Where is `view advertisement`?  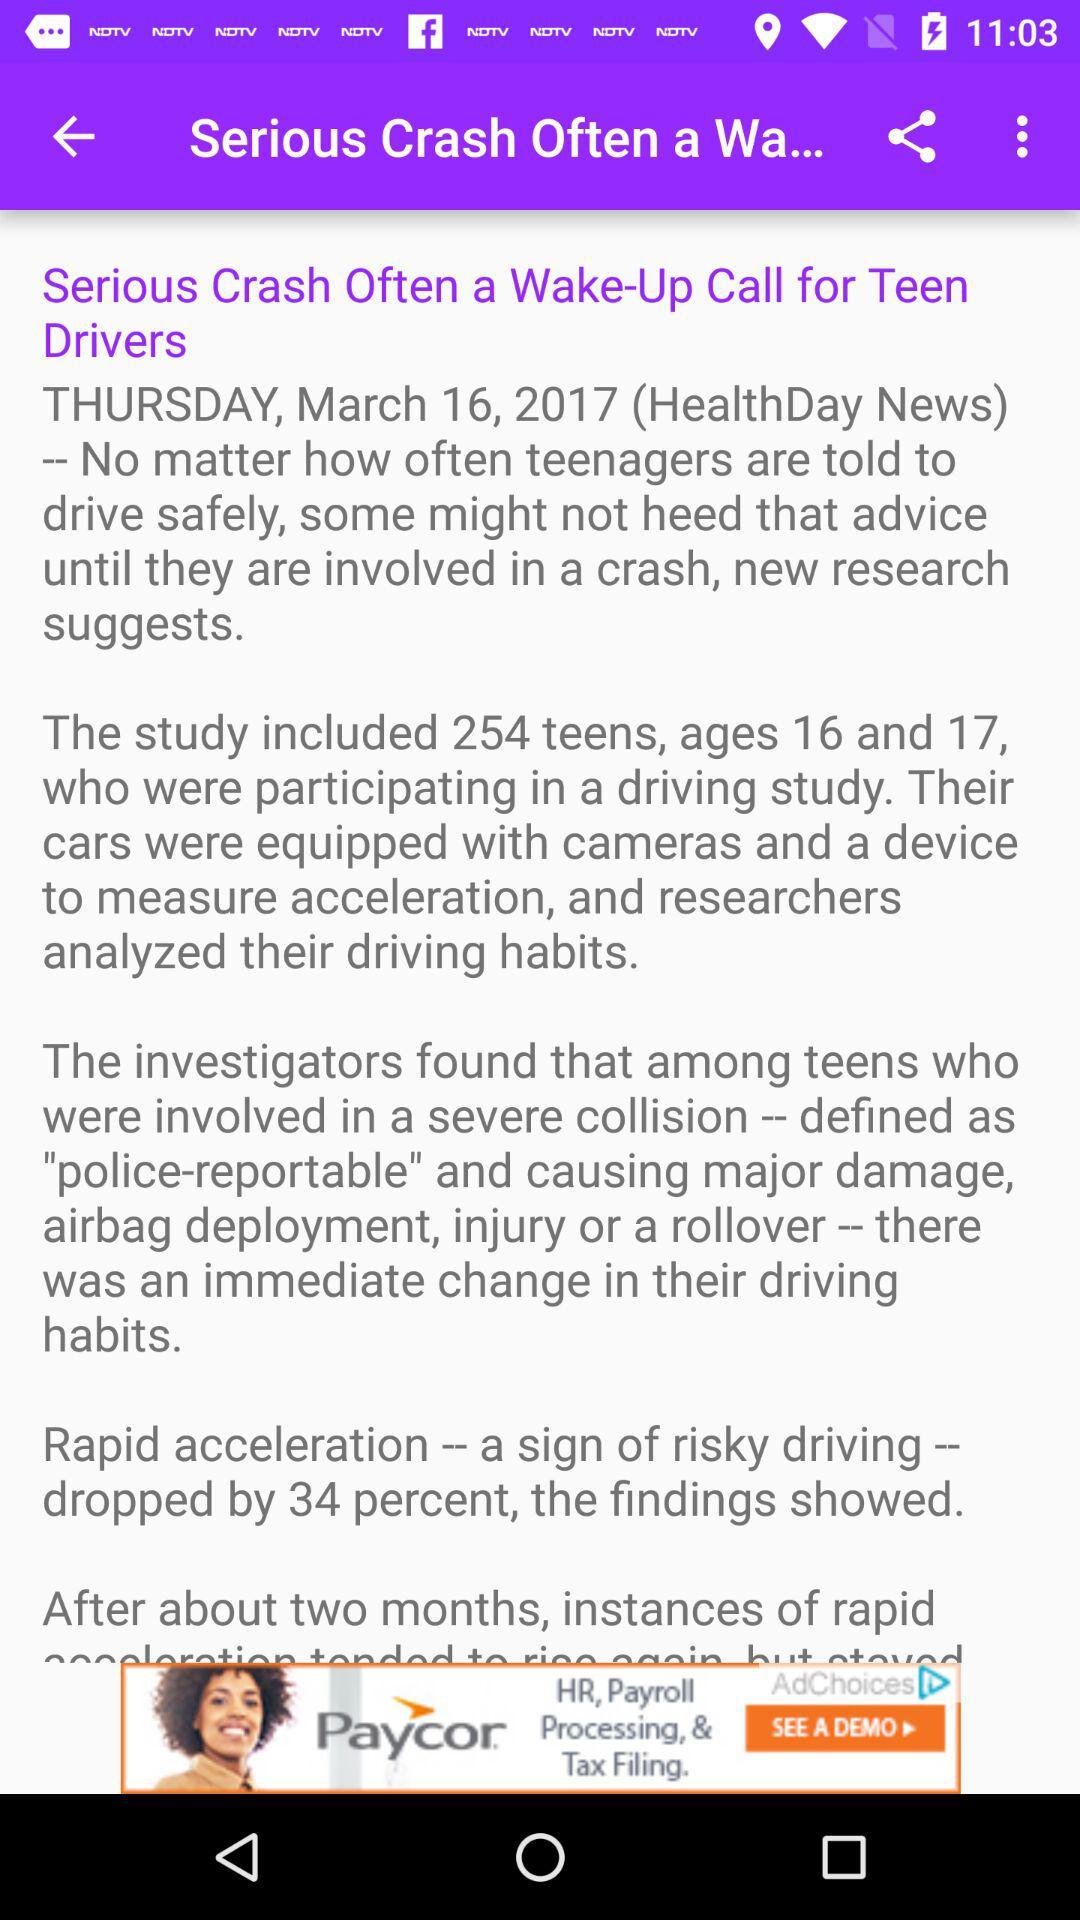 view advertisement is located at coordinates (540, 1727).